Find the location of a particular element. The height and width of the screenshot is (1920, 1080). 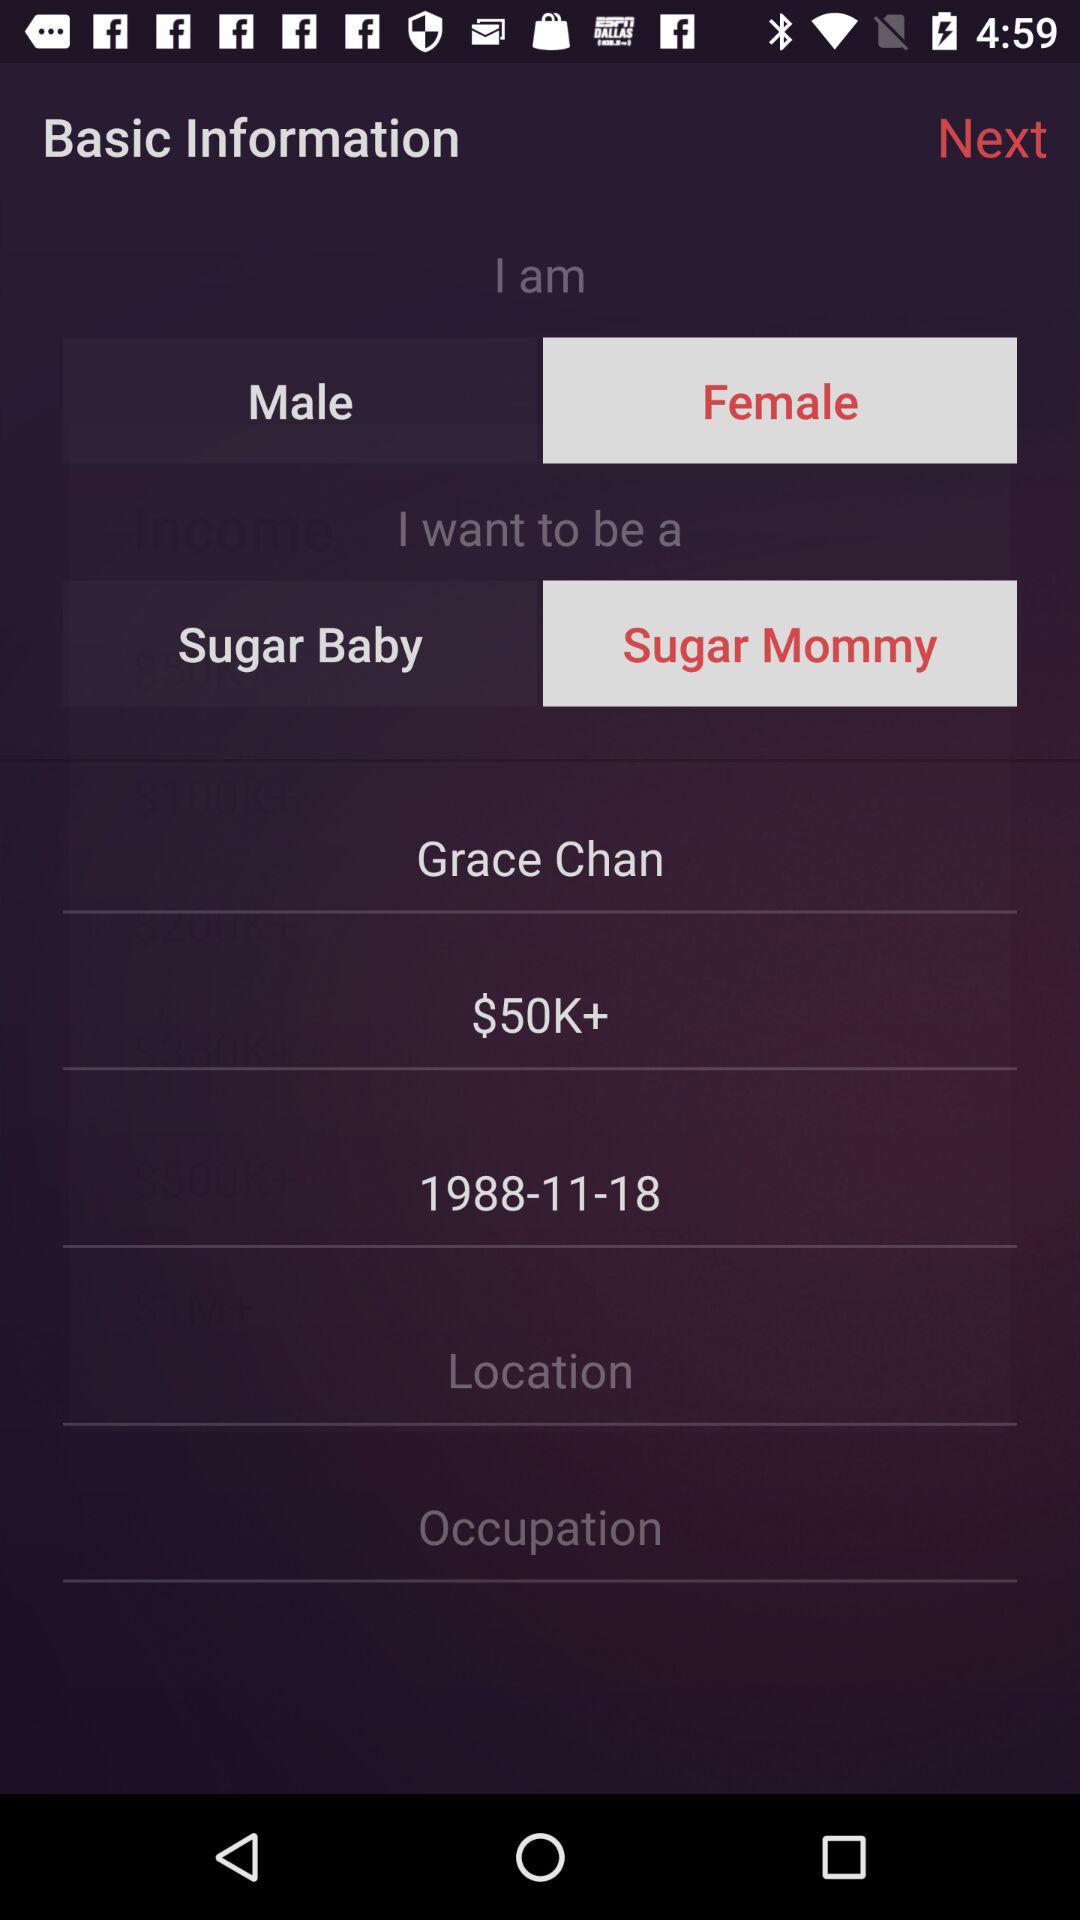

item next to the sugar mommy is located at coordinates (300, 643).